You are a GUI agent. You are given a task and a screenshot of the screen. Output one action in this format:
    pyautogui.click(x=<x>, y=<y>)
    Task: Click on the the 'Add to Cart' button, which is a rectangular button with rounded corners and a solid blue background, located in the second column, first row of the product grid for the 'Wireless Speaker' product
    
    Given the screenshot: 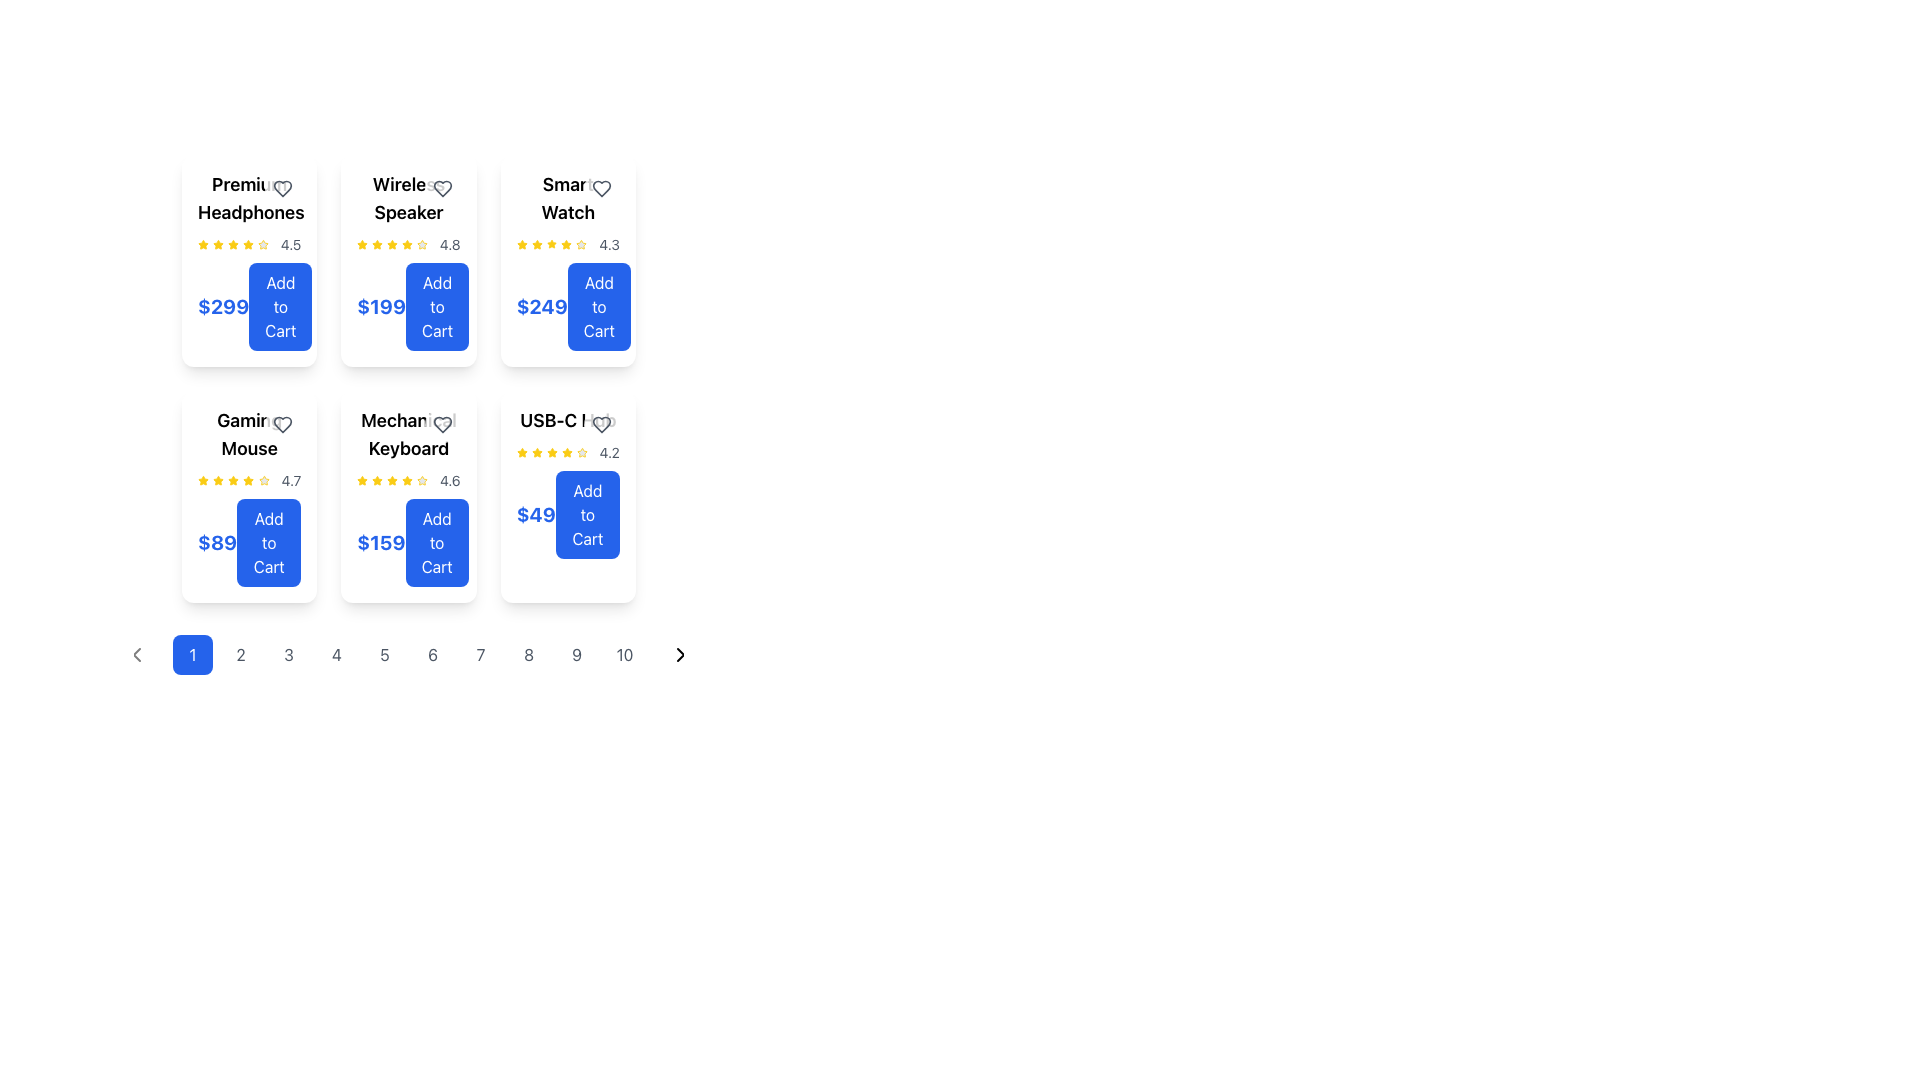 What is the action you would take?
    pyautogui.click(x=436, y=307)
    